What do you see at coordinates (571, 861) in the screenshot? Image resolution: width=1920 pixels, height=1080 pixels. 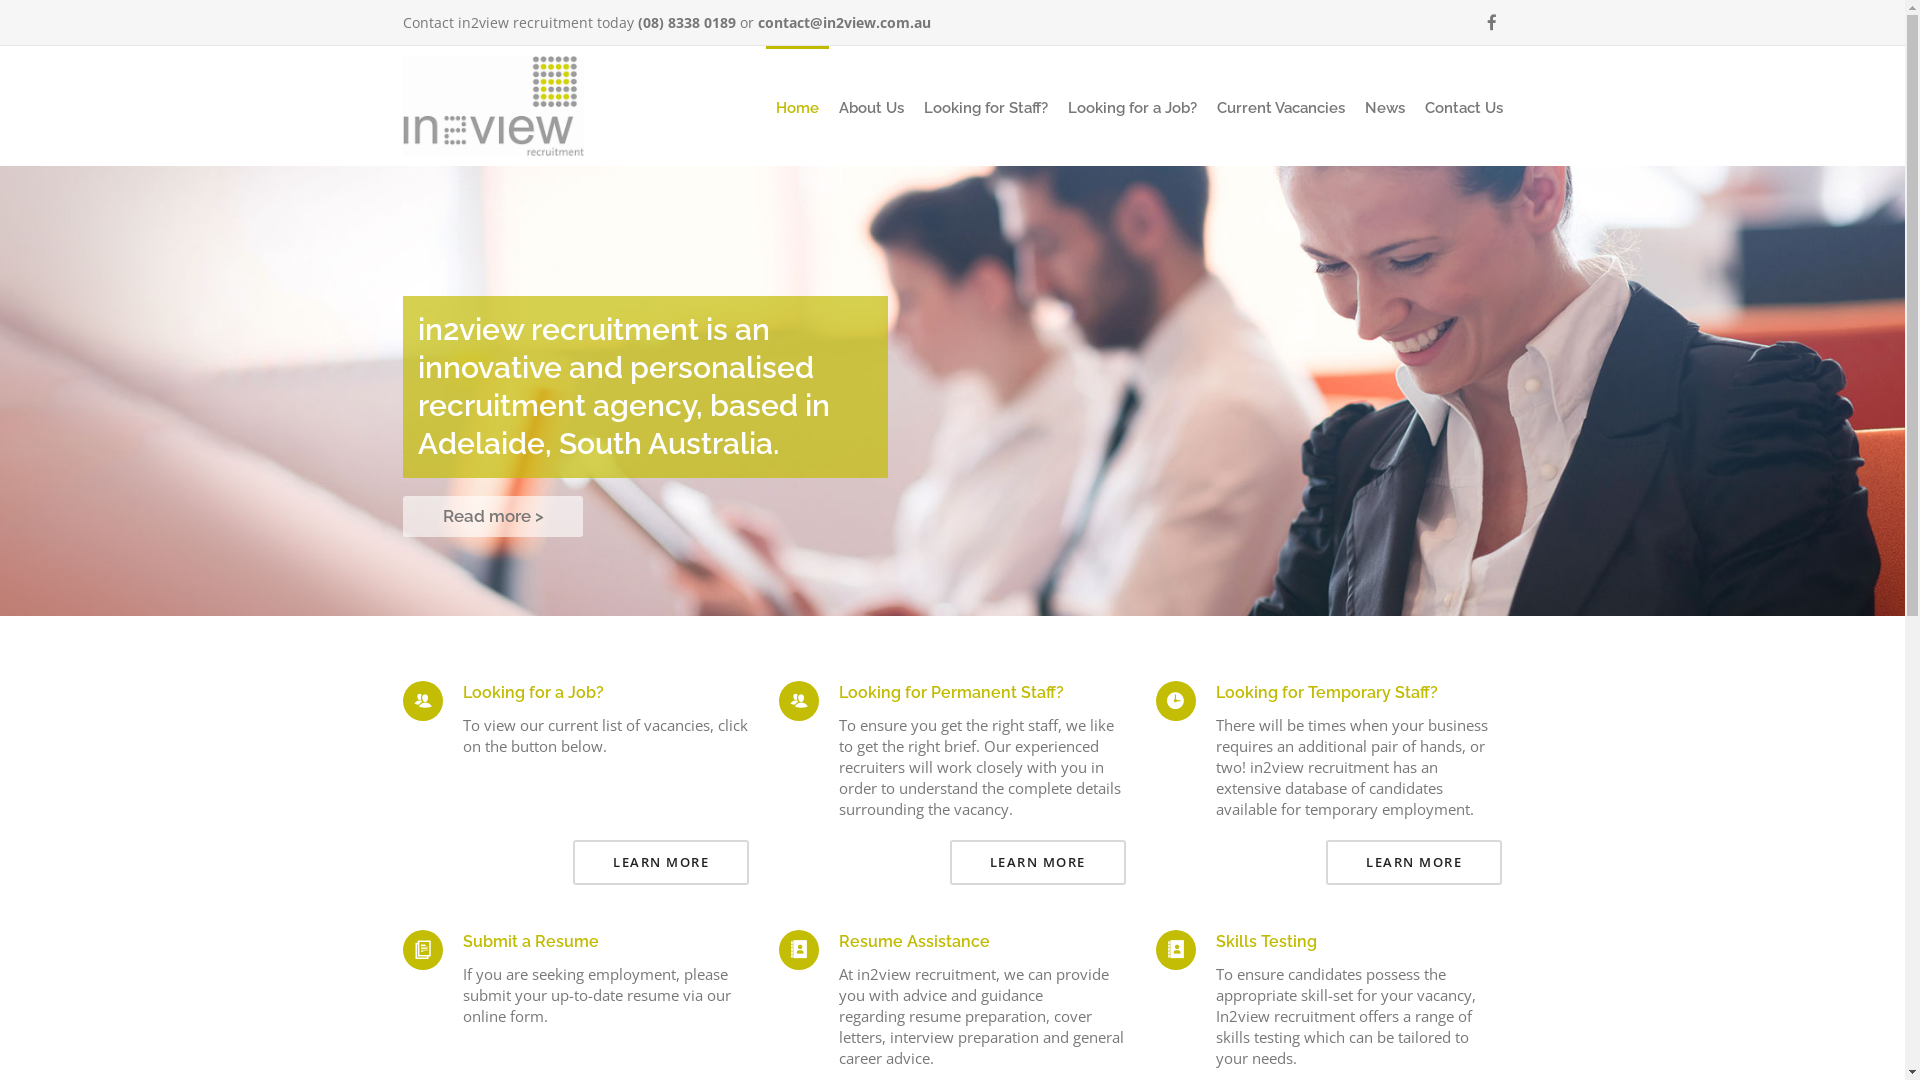 I see `'LEARN MORE'` at bounding box center [571, 861].